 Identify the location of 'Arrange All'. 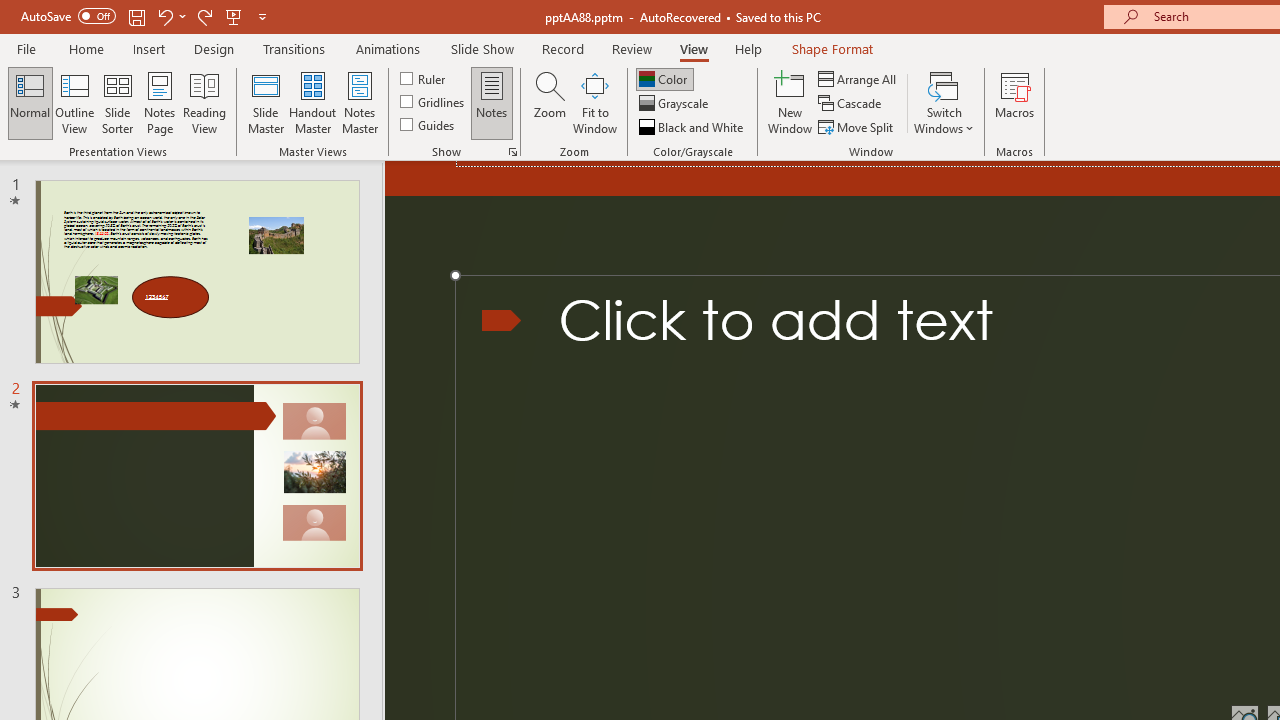
(858, 78).